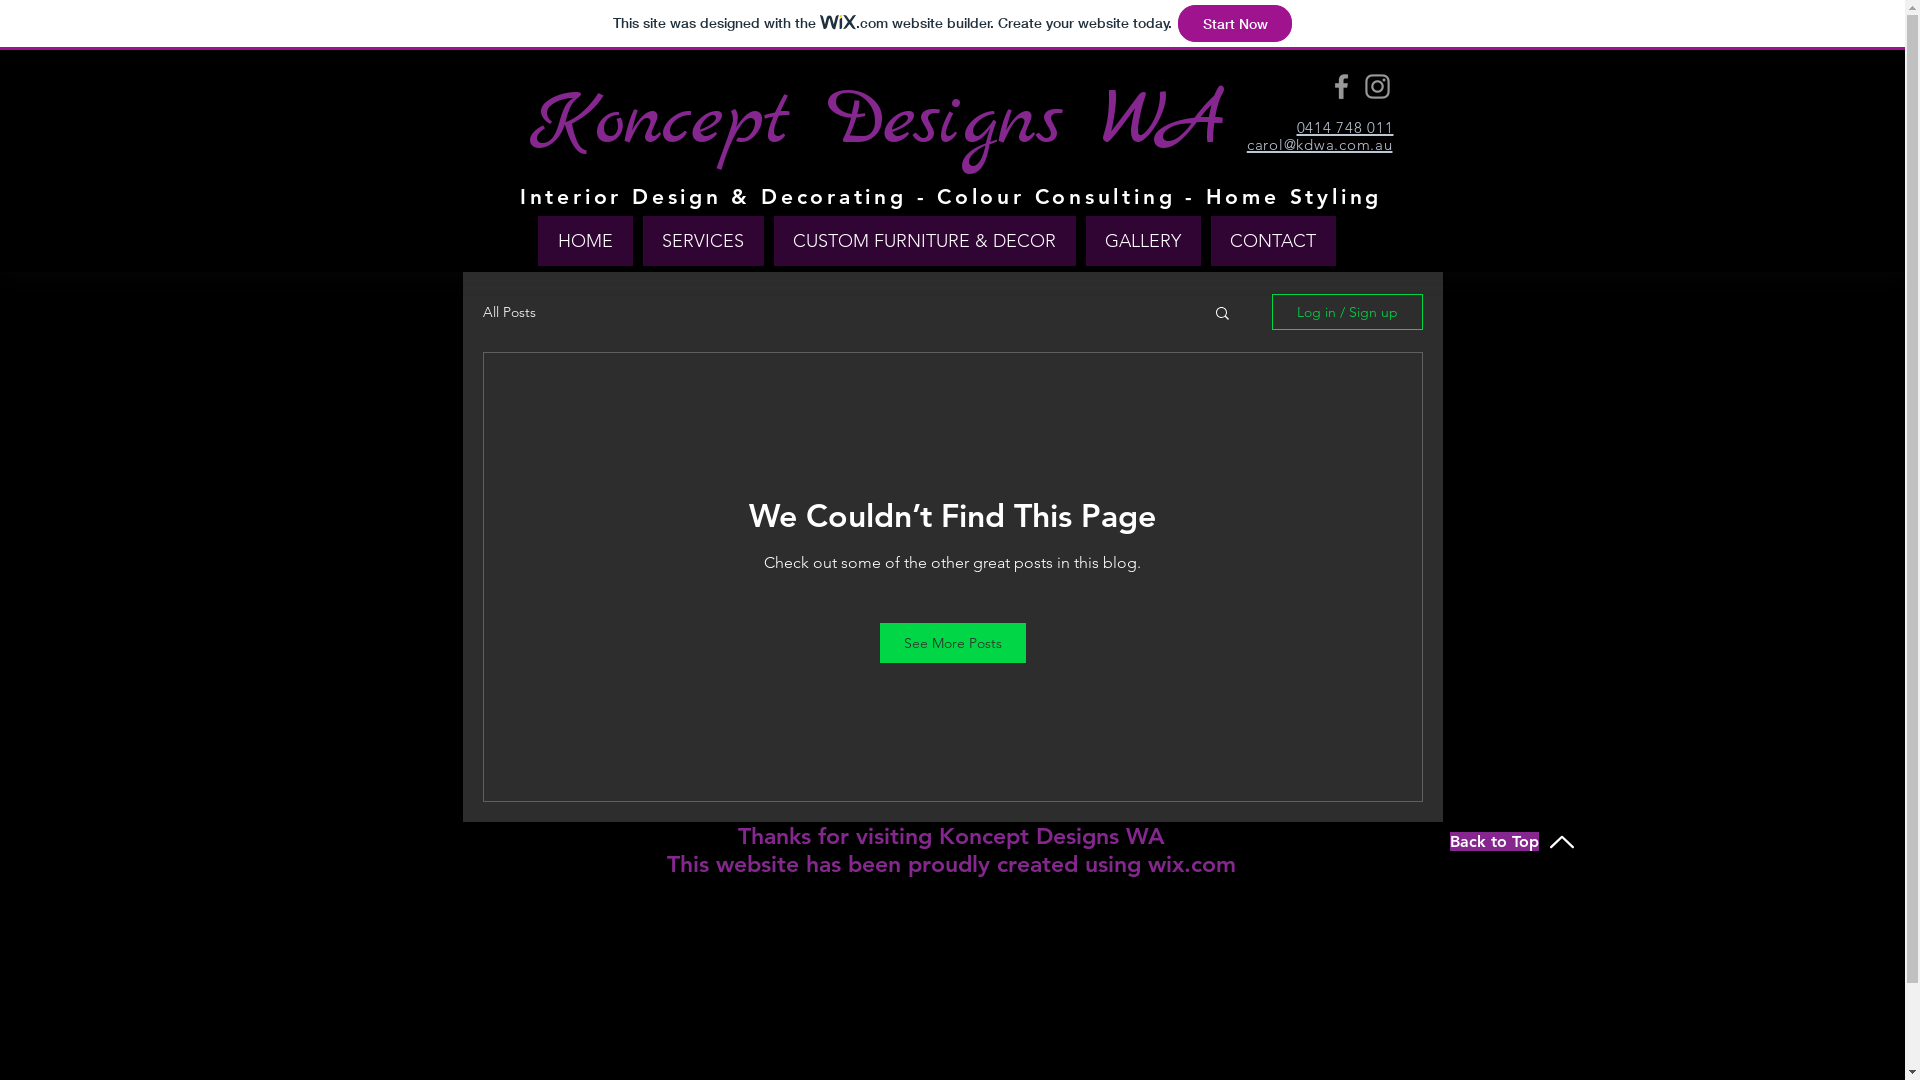 This screenshot has width=1920, height=1080. I want to click on 'Log in / Sign up', so click(1347, 312).